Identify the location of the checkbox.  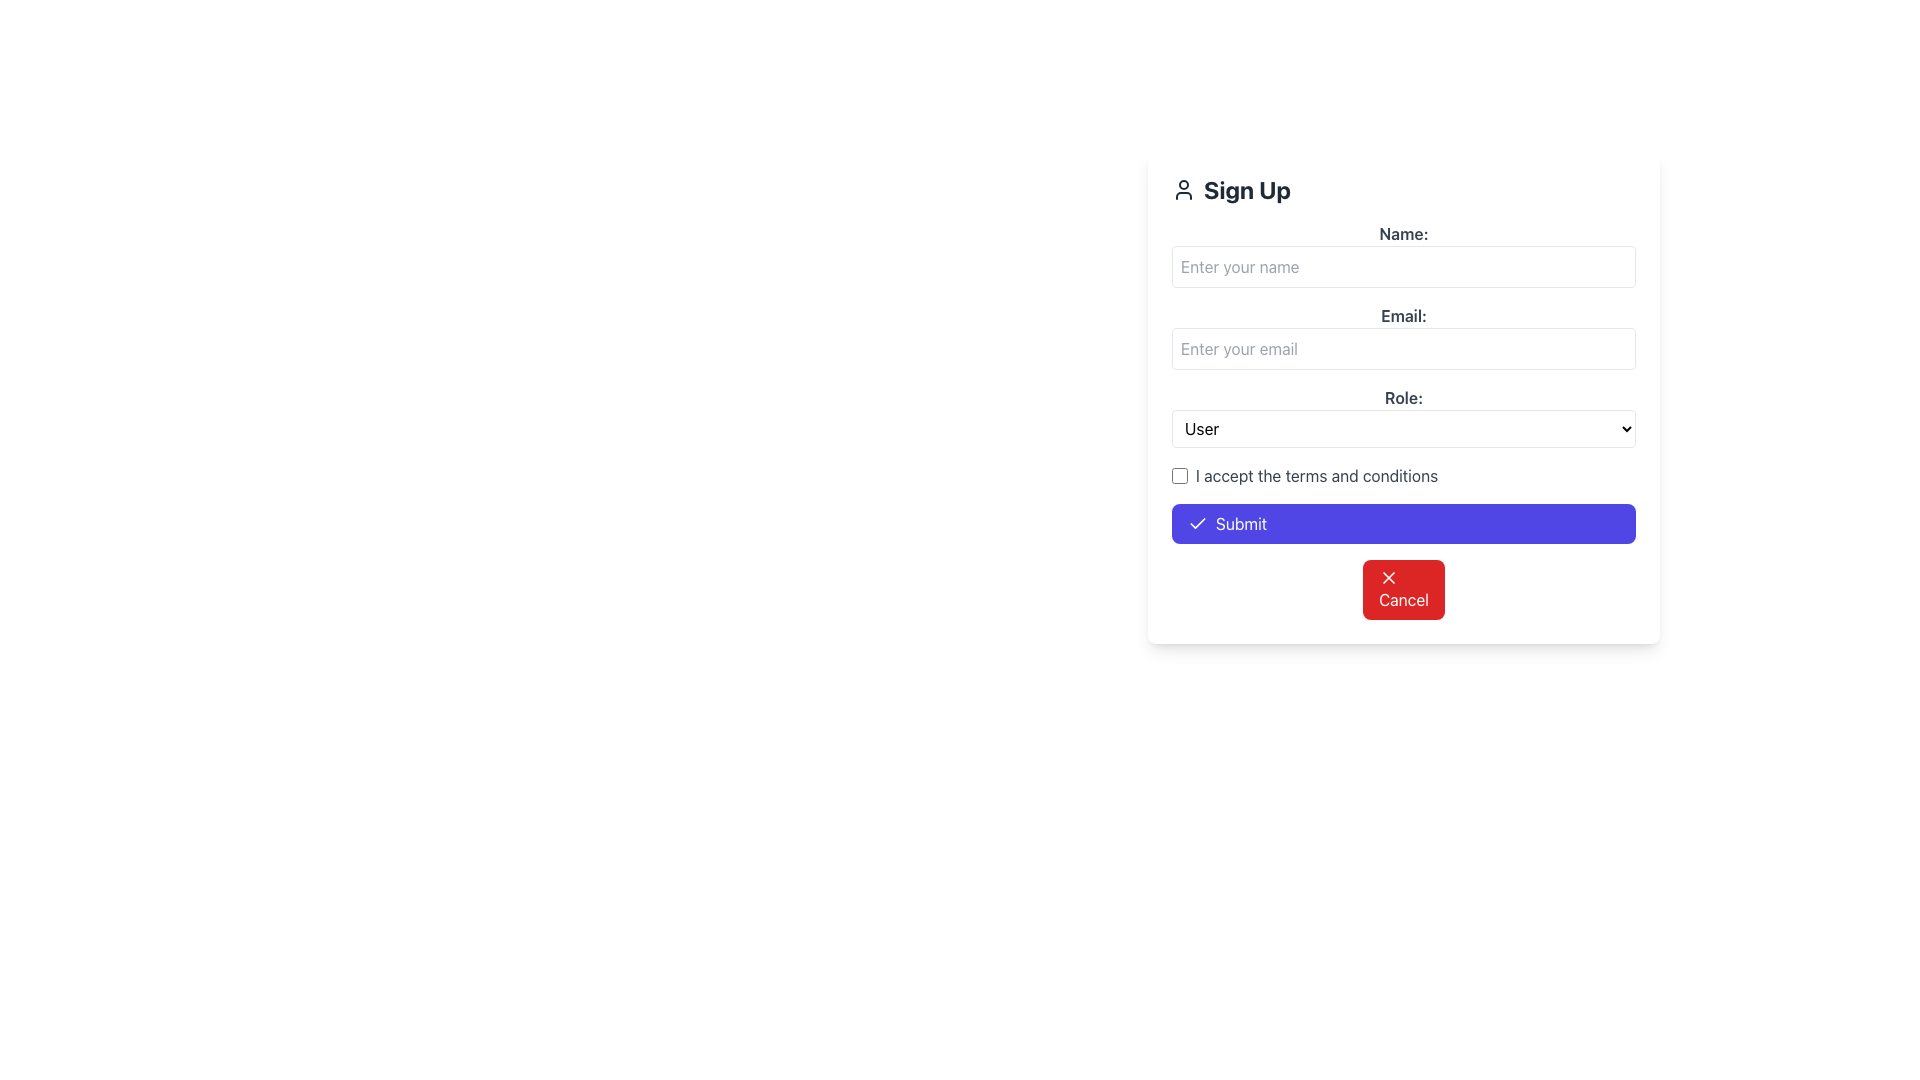
(1180, 475).